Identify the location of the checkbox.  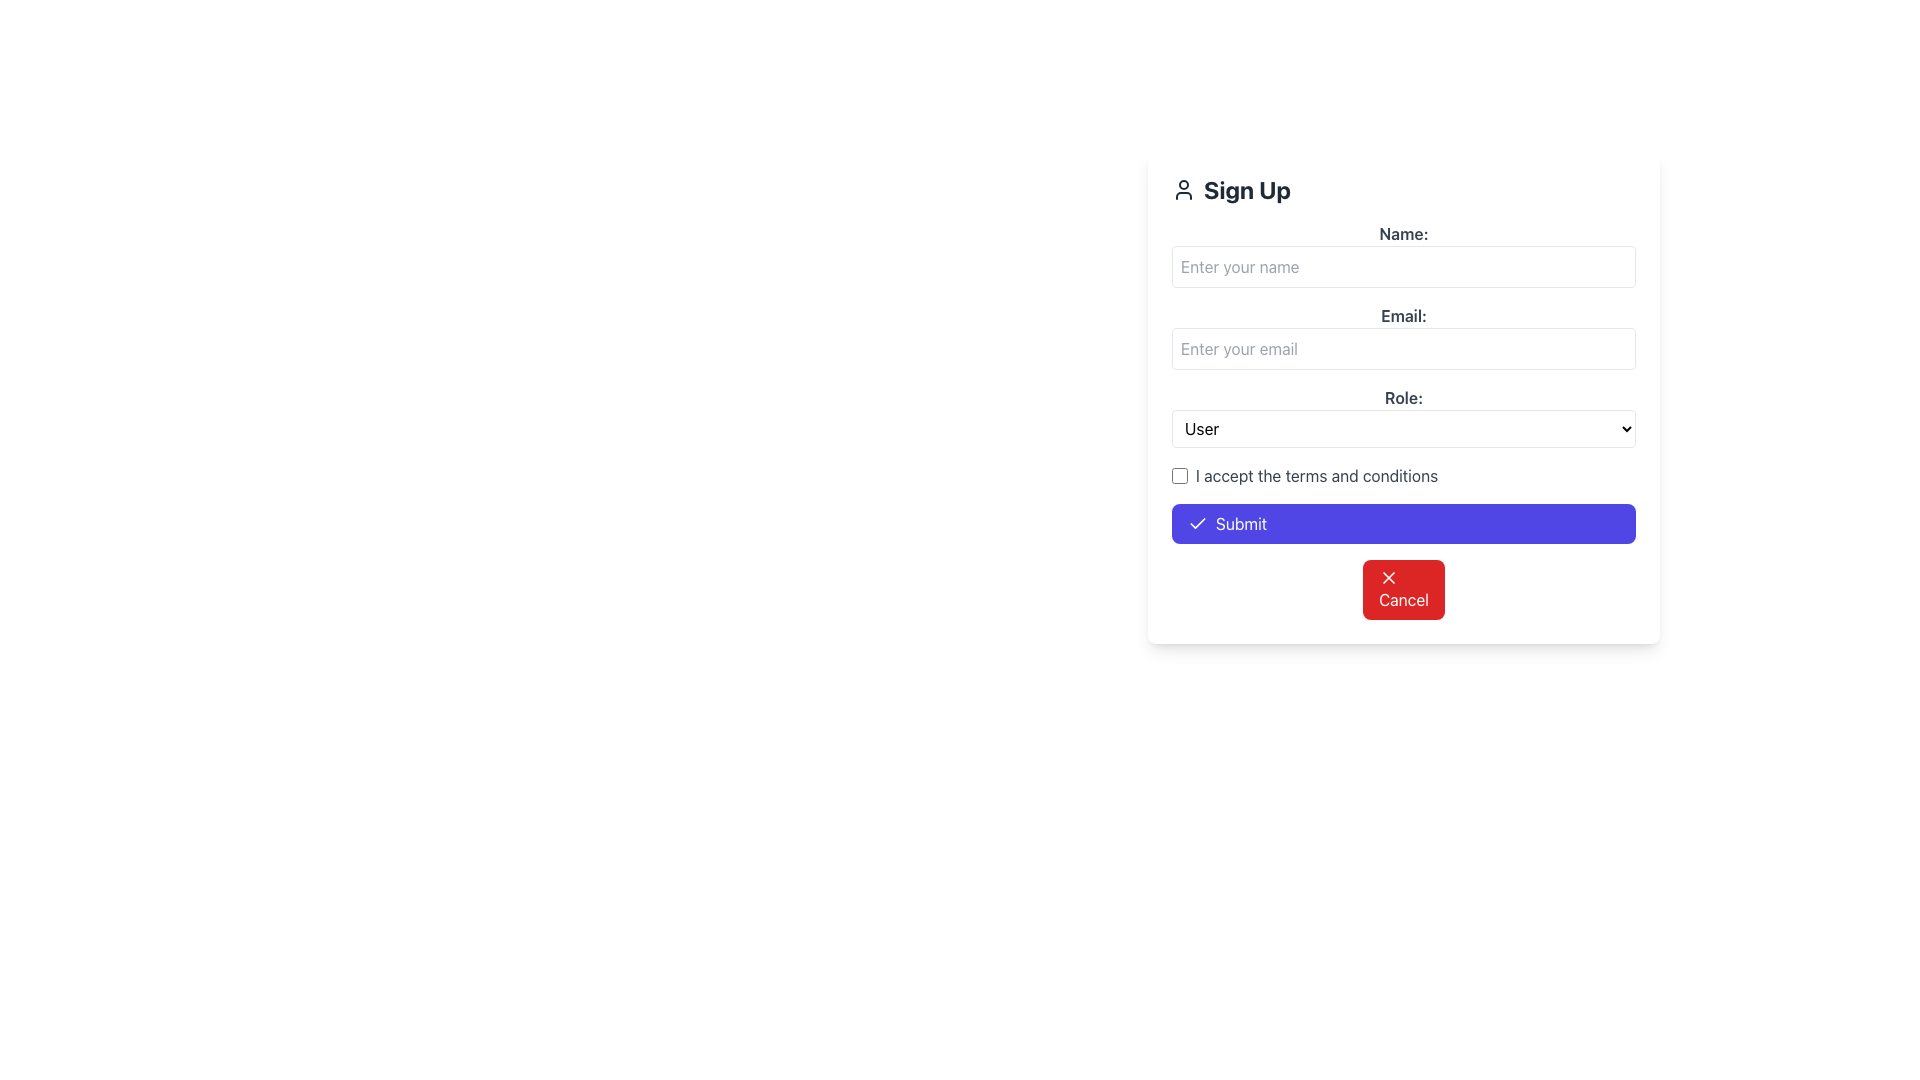
(1180, 475).